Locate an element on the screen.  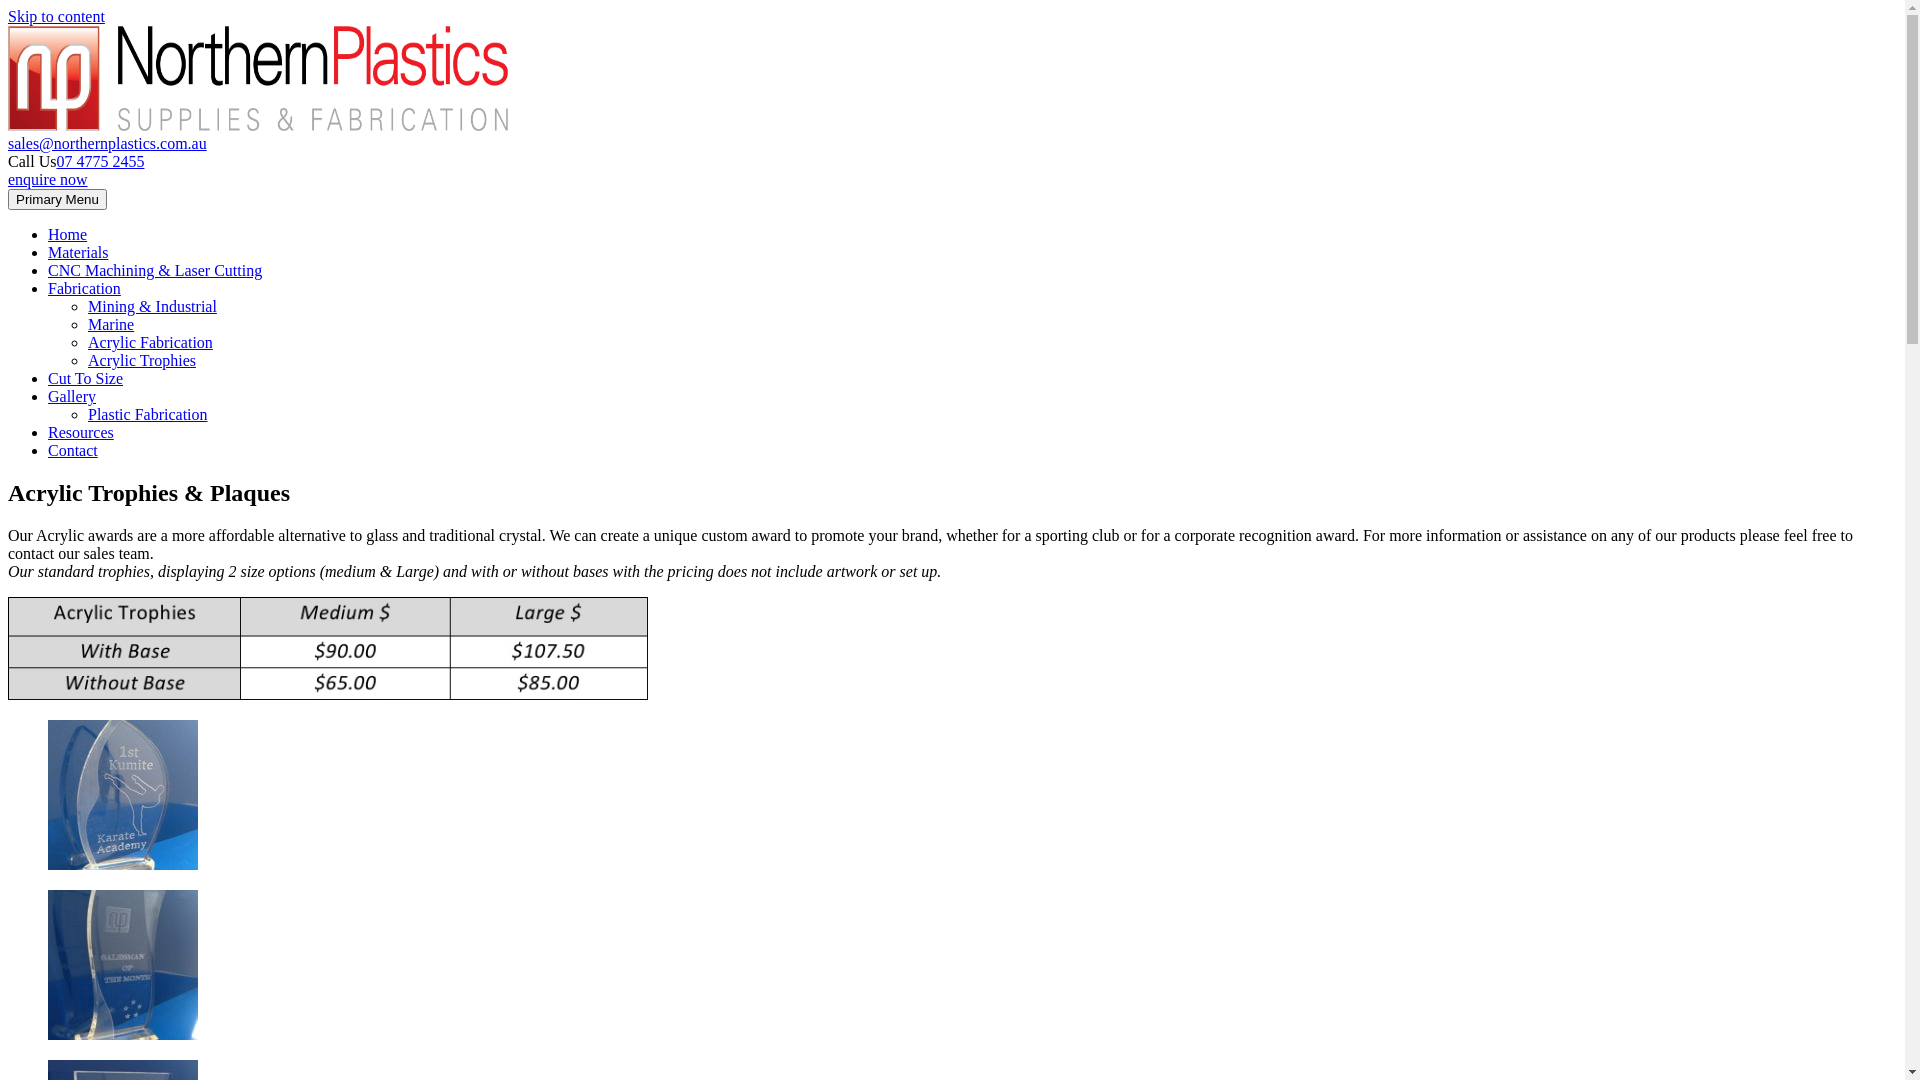
'Cut To Size' is located at coordinates (84, 378).